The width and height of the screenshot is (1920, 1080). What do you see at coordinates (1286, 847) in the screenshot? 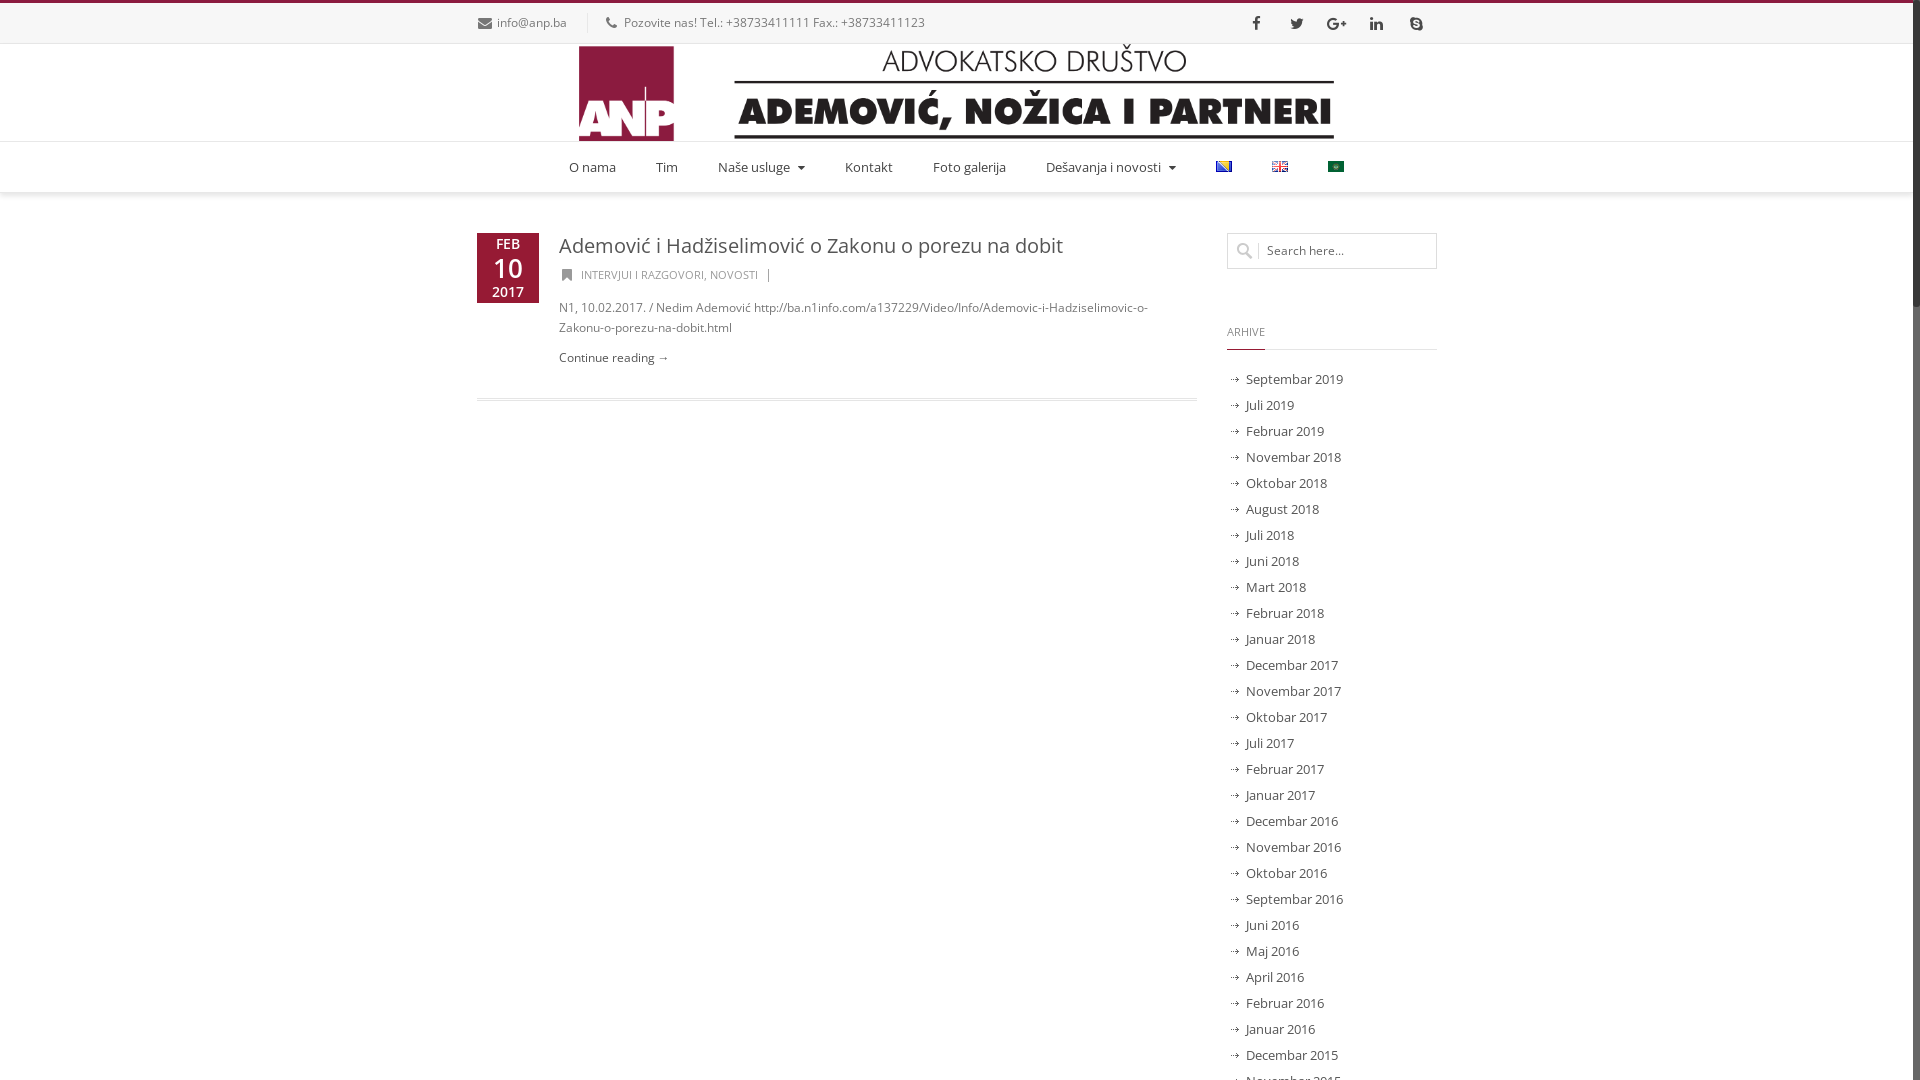
I see `'Novembar 2016'` at bounding box center [1286, 847].